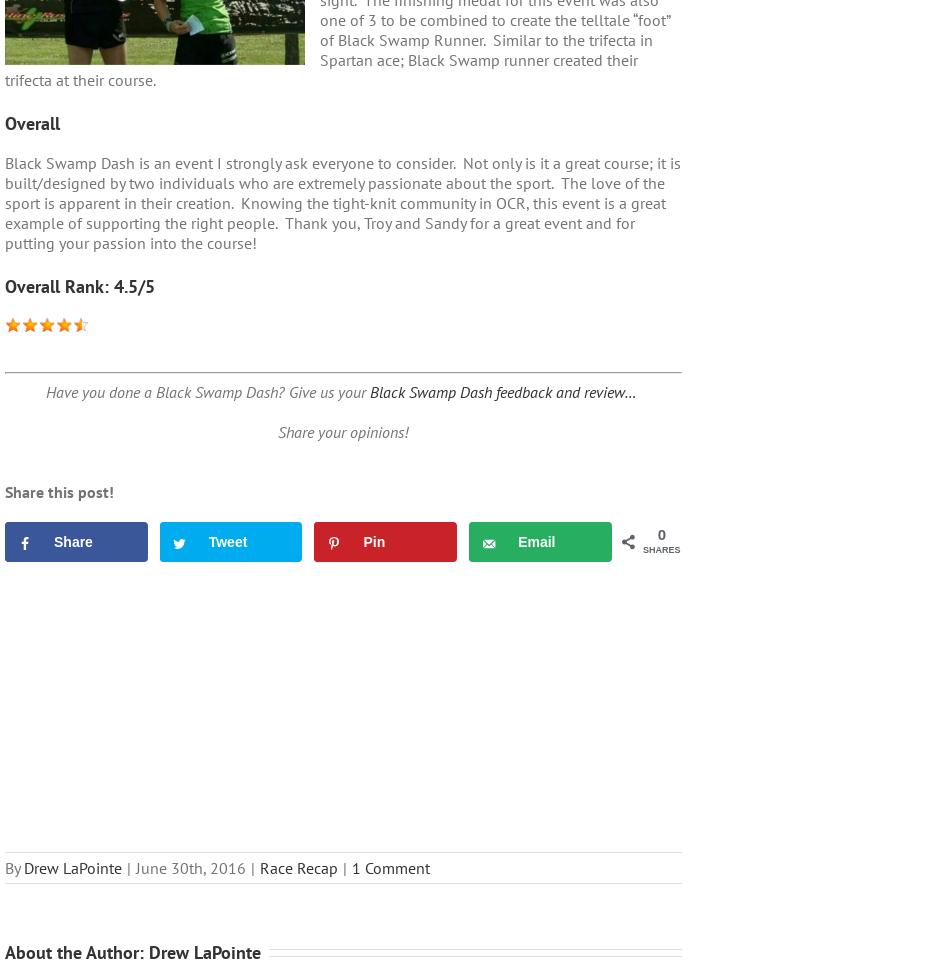  Describe the element at coordinates (79, 285) in the screenshot. I see `'Overall Rank: 4.5/5'` at that location.